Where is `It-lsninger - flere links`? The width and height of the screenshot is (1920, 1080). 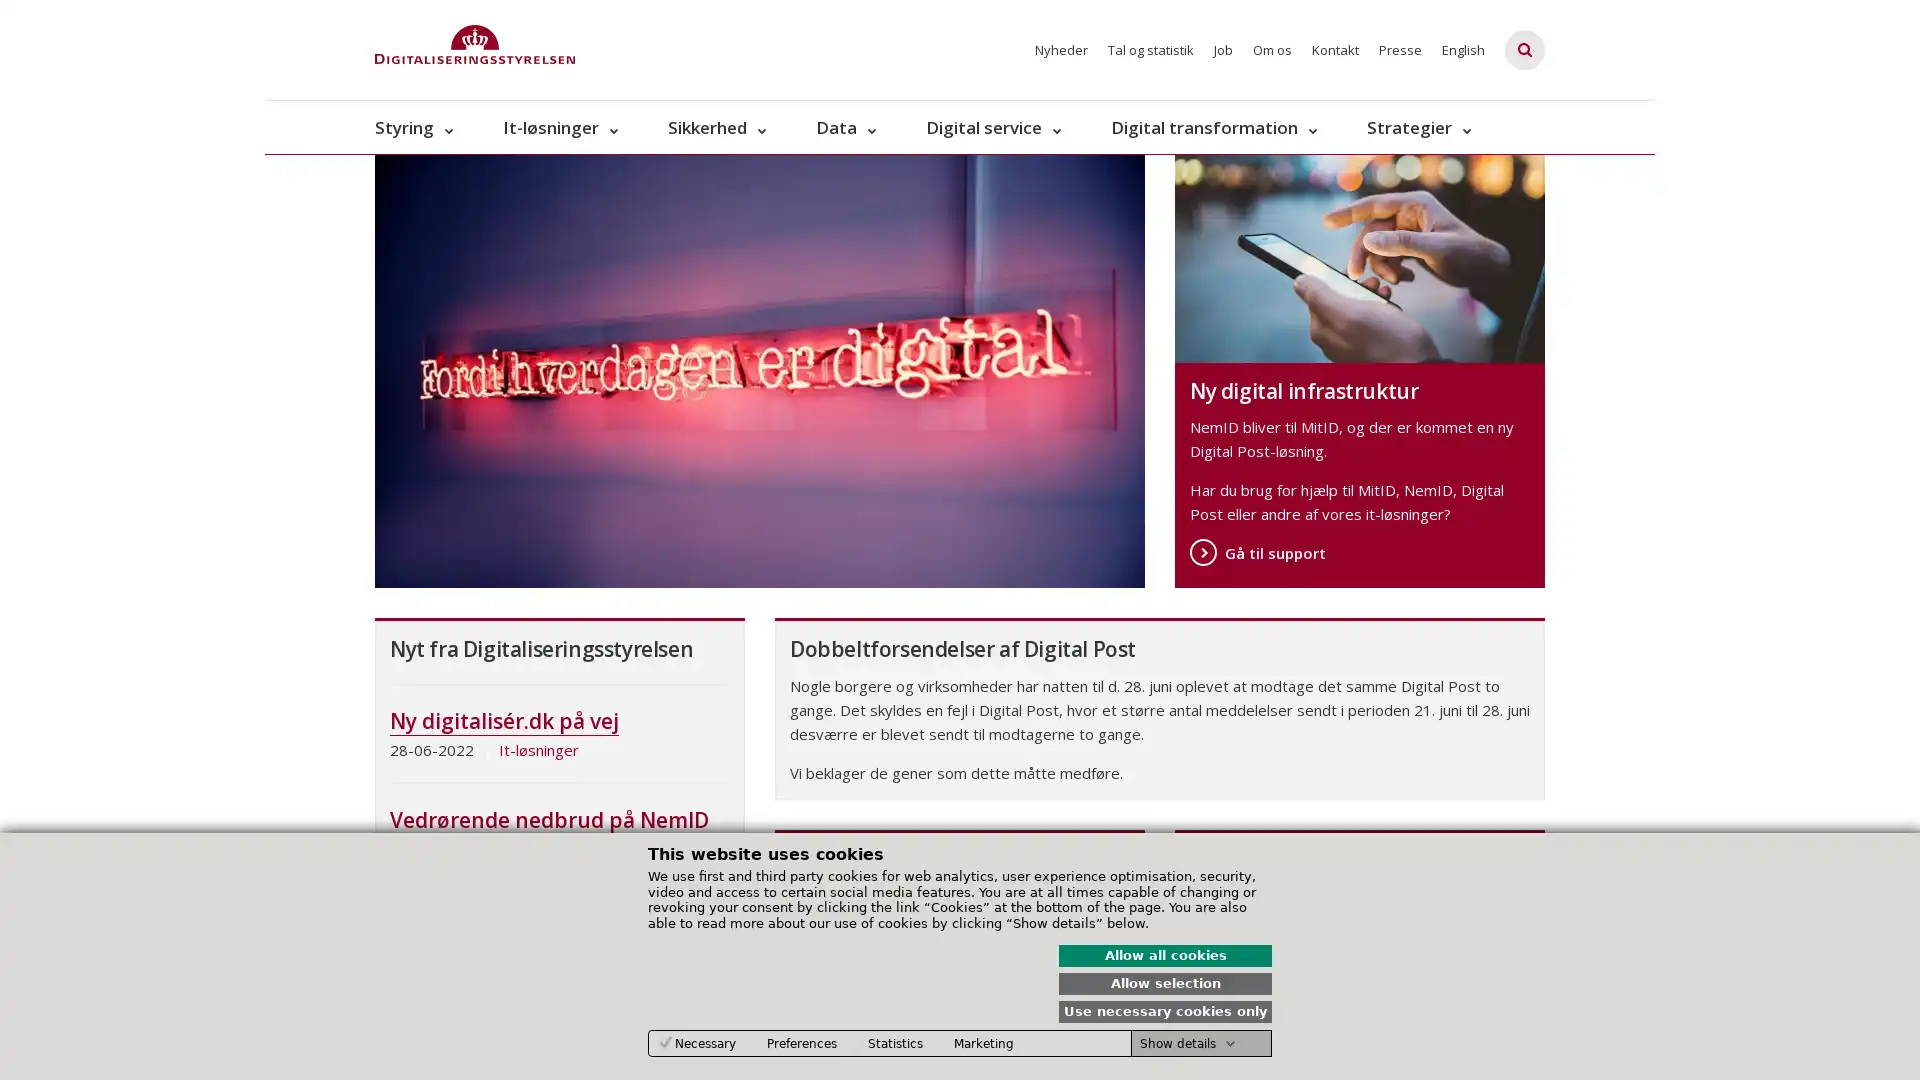
It-lsninger - flere links is located at coordinates (612, 128).